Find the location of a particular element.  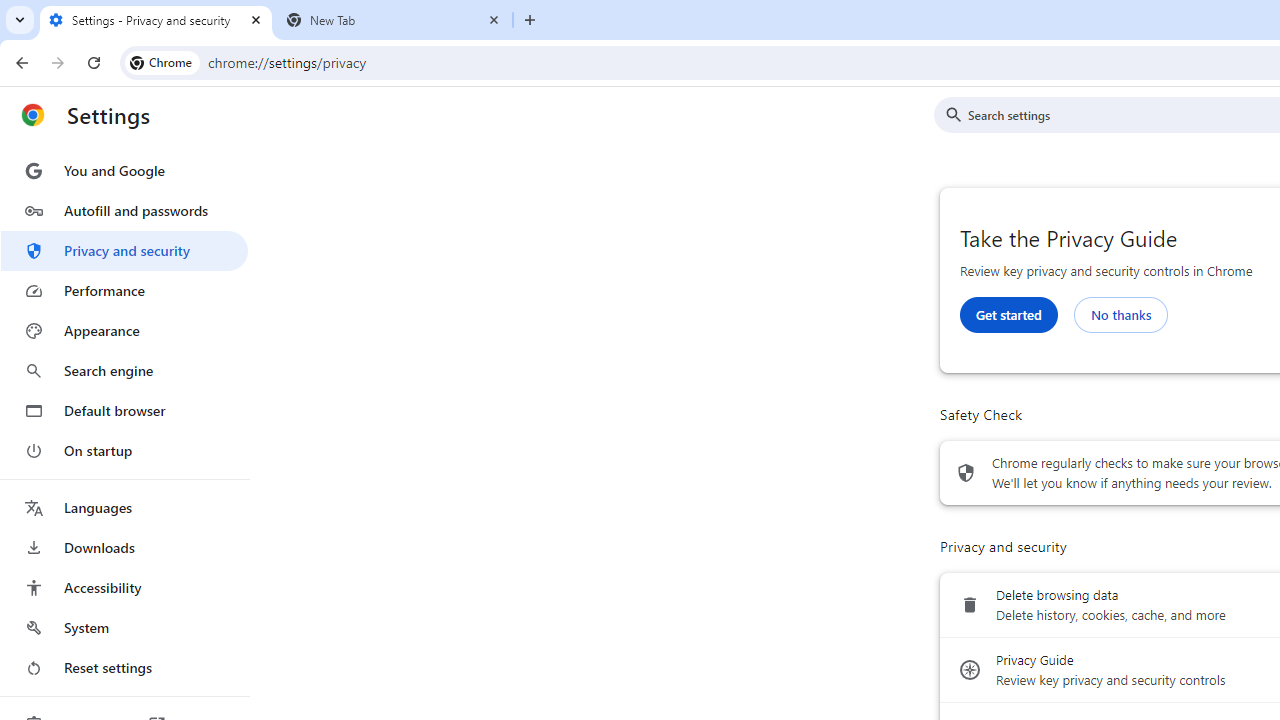

'On startup' is located at coordinates (123, 451).